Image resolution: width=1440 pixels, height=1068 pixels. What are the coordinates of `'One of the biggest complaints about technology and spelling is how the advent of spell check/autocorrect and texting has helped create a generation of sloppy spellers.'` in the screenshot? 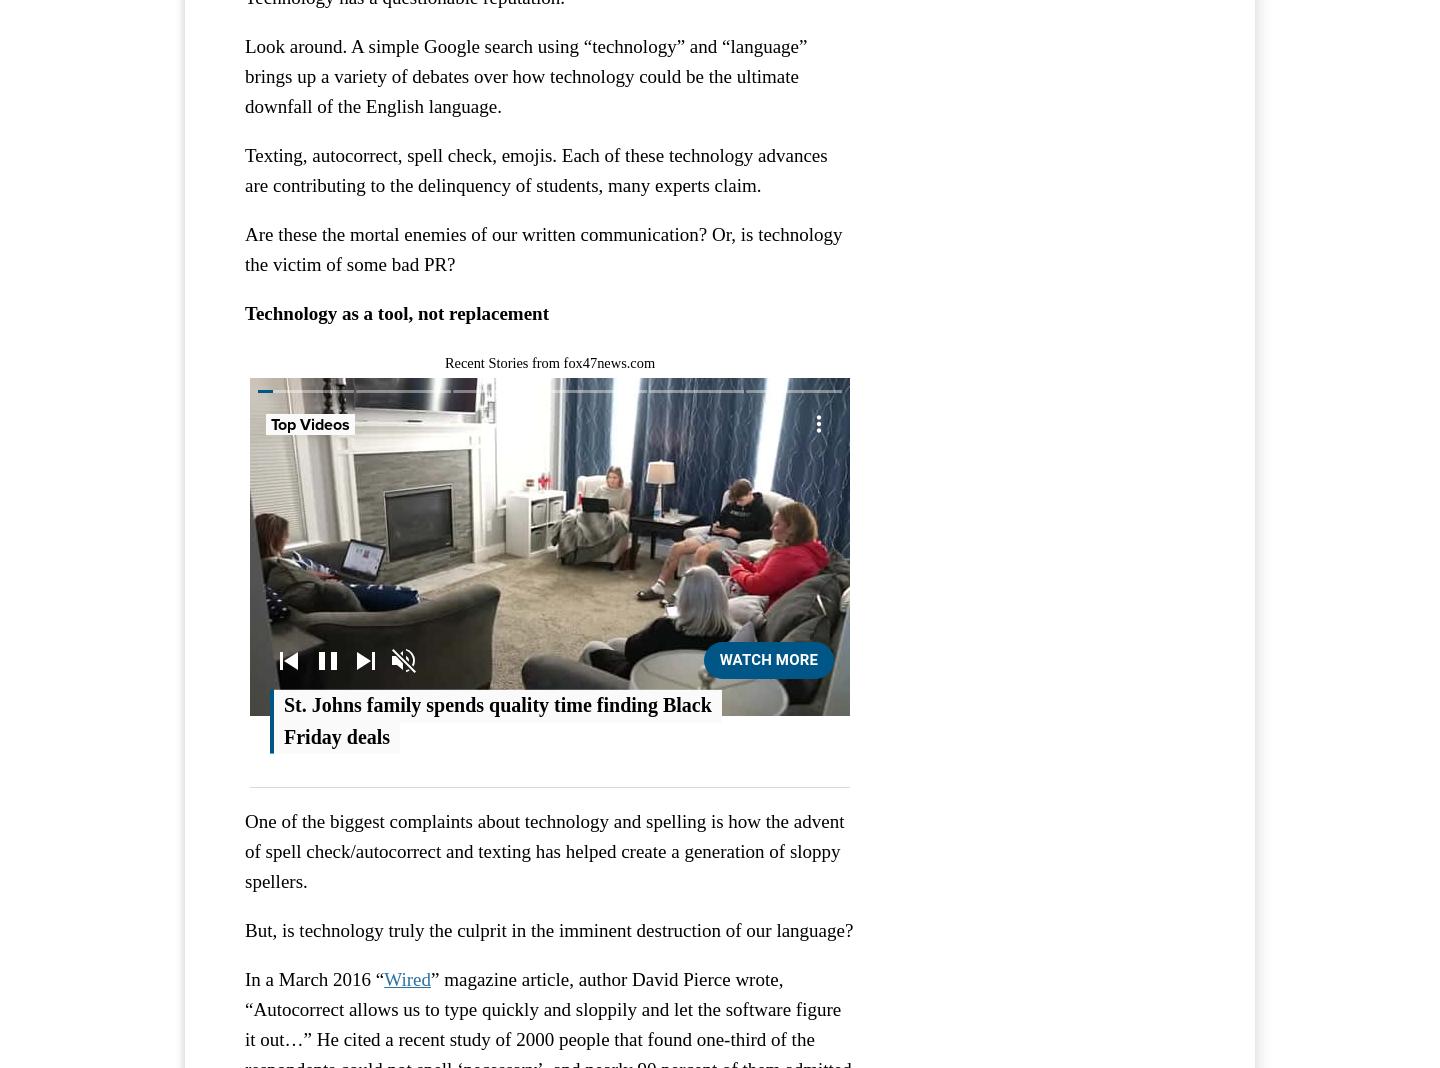 It's located at (544, 849).